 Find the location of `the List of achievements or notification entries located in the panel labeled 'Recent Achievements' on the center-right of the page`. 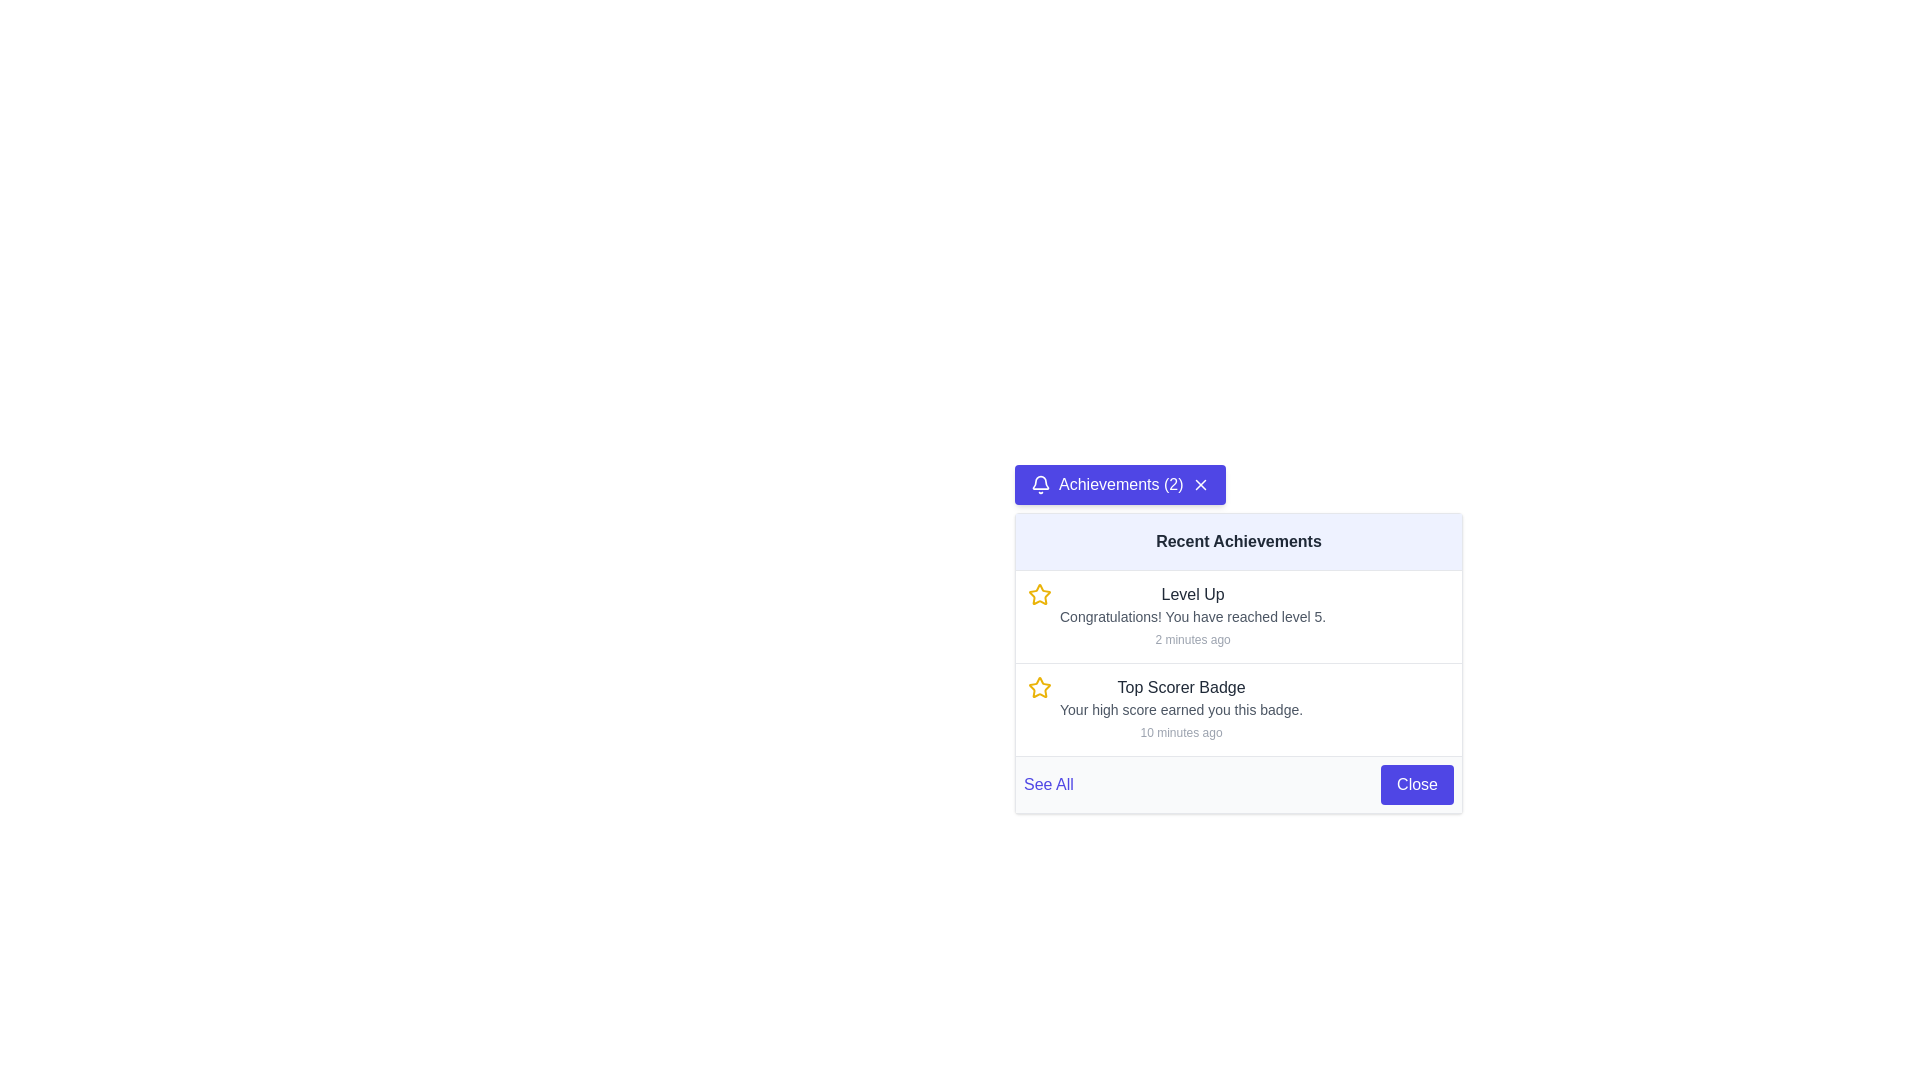

the List of achievements or notification entries located in the panel labeled 'Recent Achievements' on the center-right of the page is located at coordinates (1237, 663).